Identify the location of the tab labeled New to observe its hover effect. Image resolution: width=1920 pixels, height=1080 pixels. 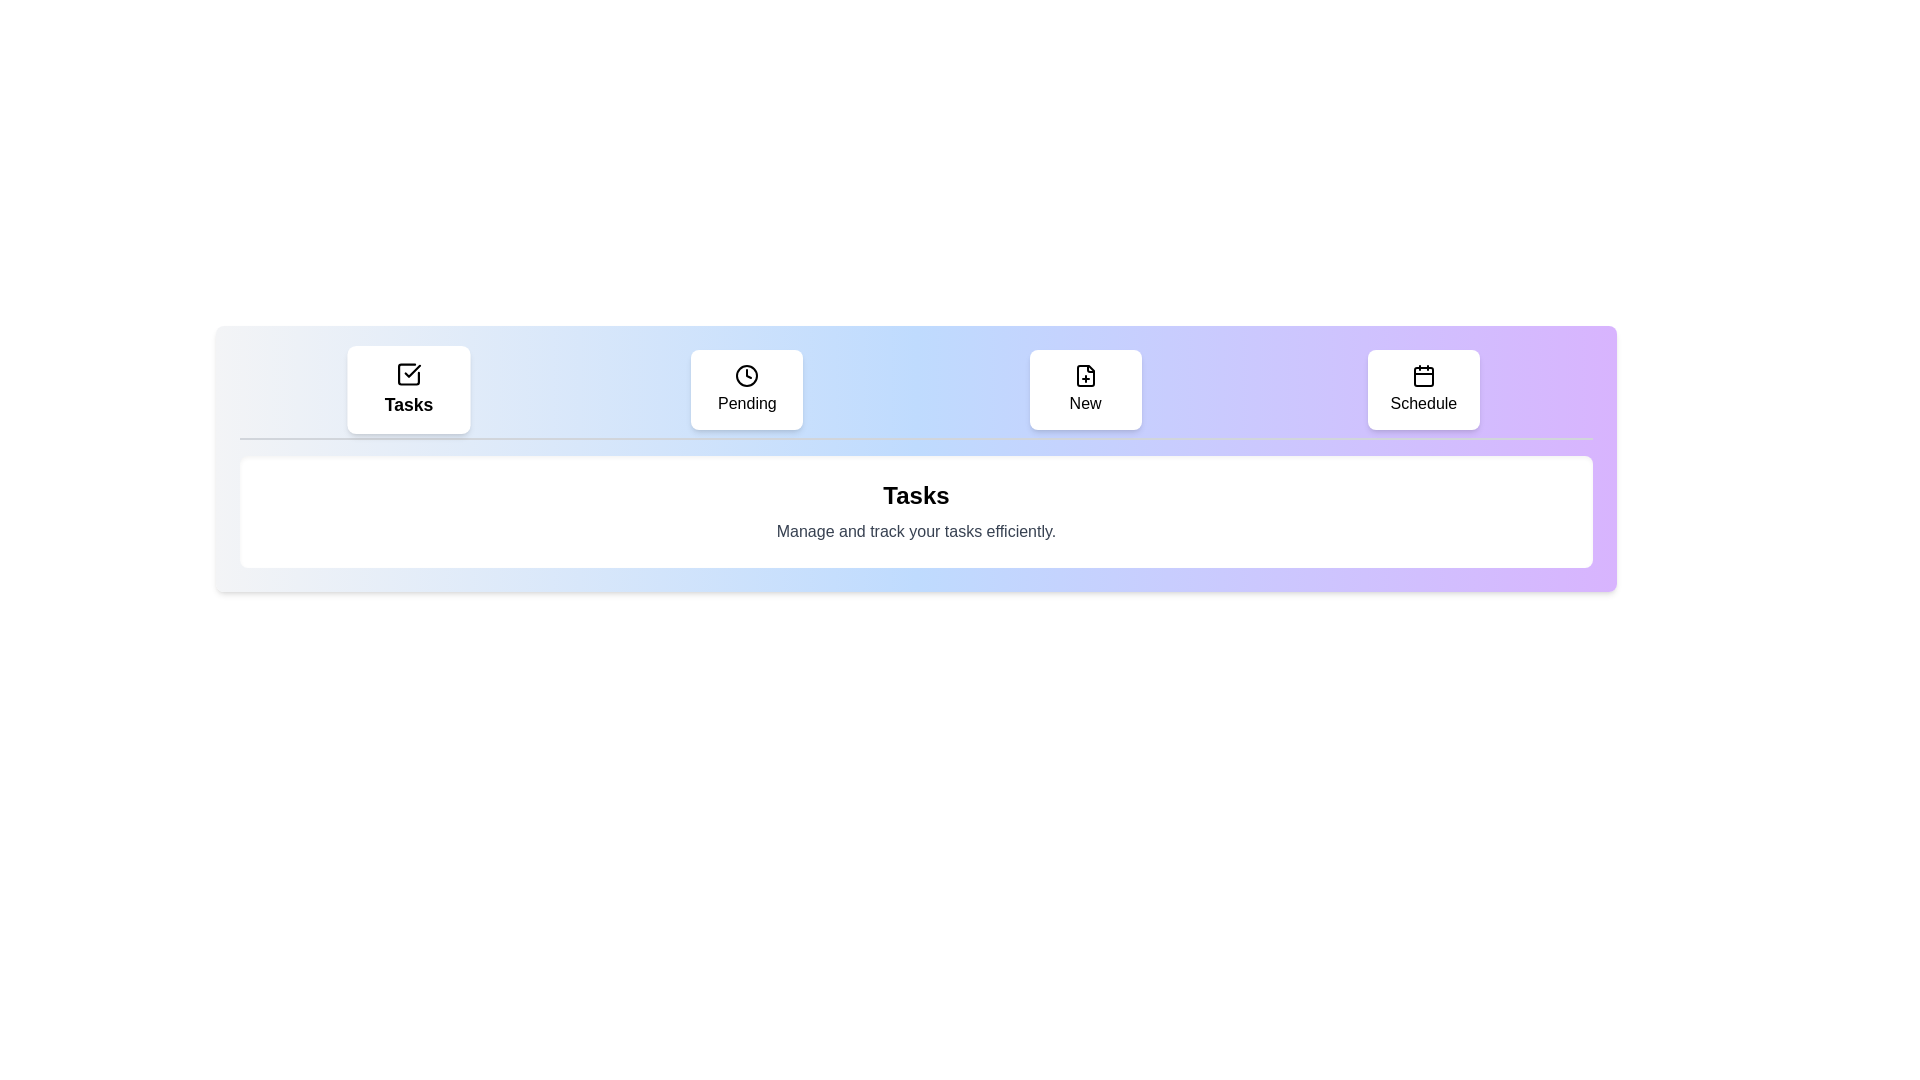
(1084, 389).